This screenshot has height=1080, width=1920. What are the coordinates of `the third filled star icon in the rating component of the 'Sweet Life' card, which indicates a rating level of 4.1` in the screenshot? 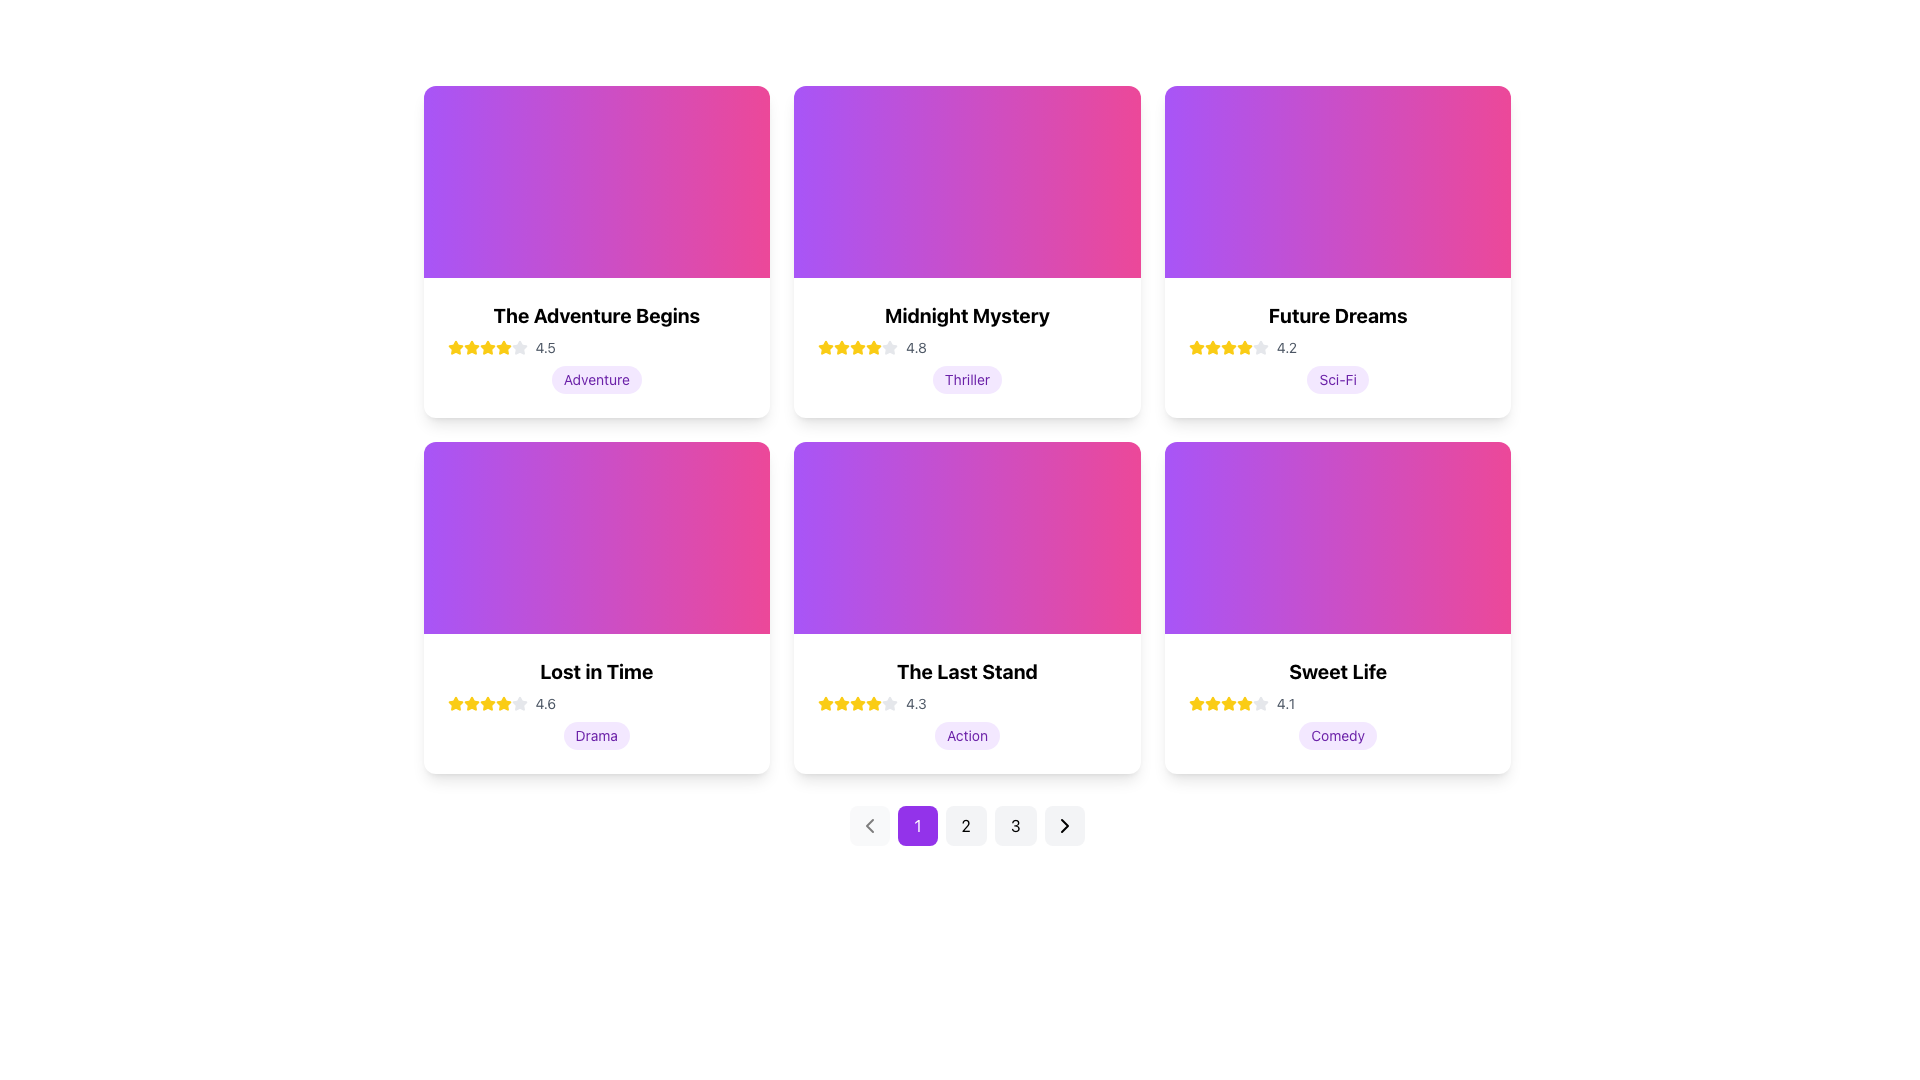 It's located at (1211, 703).